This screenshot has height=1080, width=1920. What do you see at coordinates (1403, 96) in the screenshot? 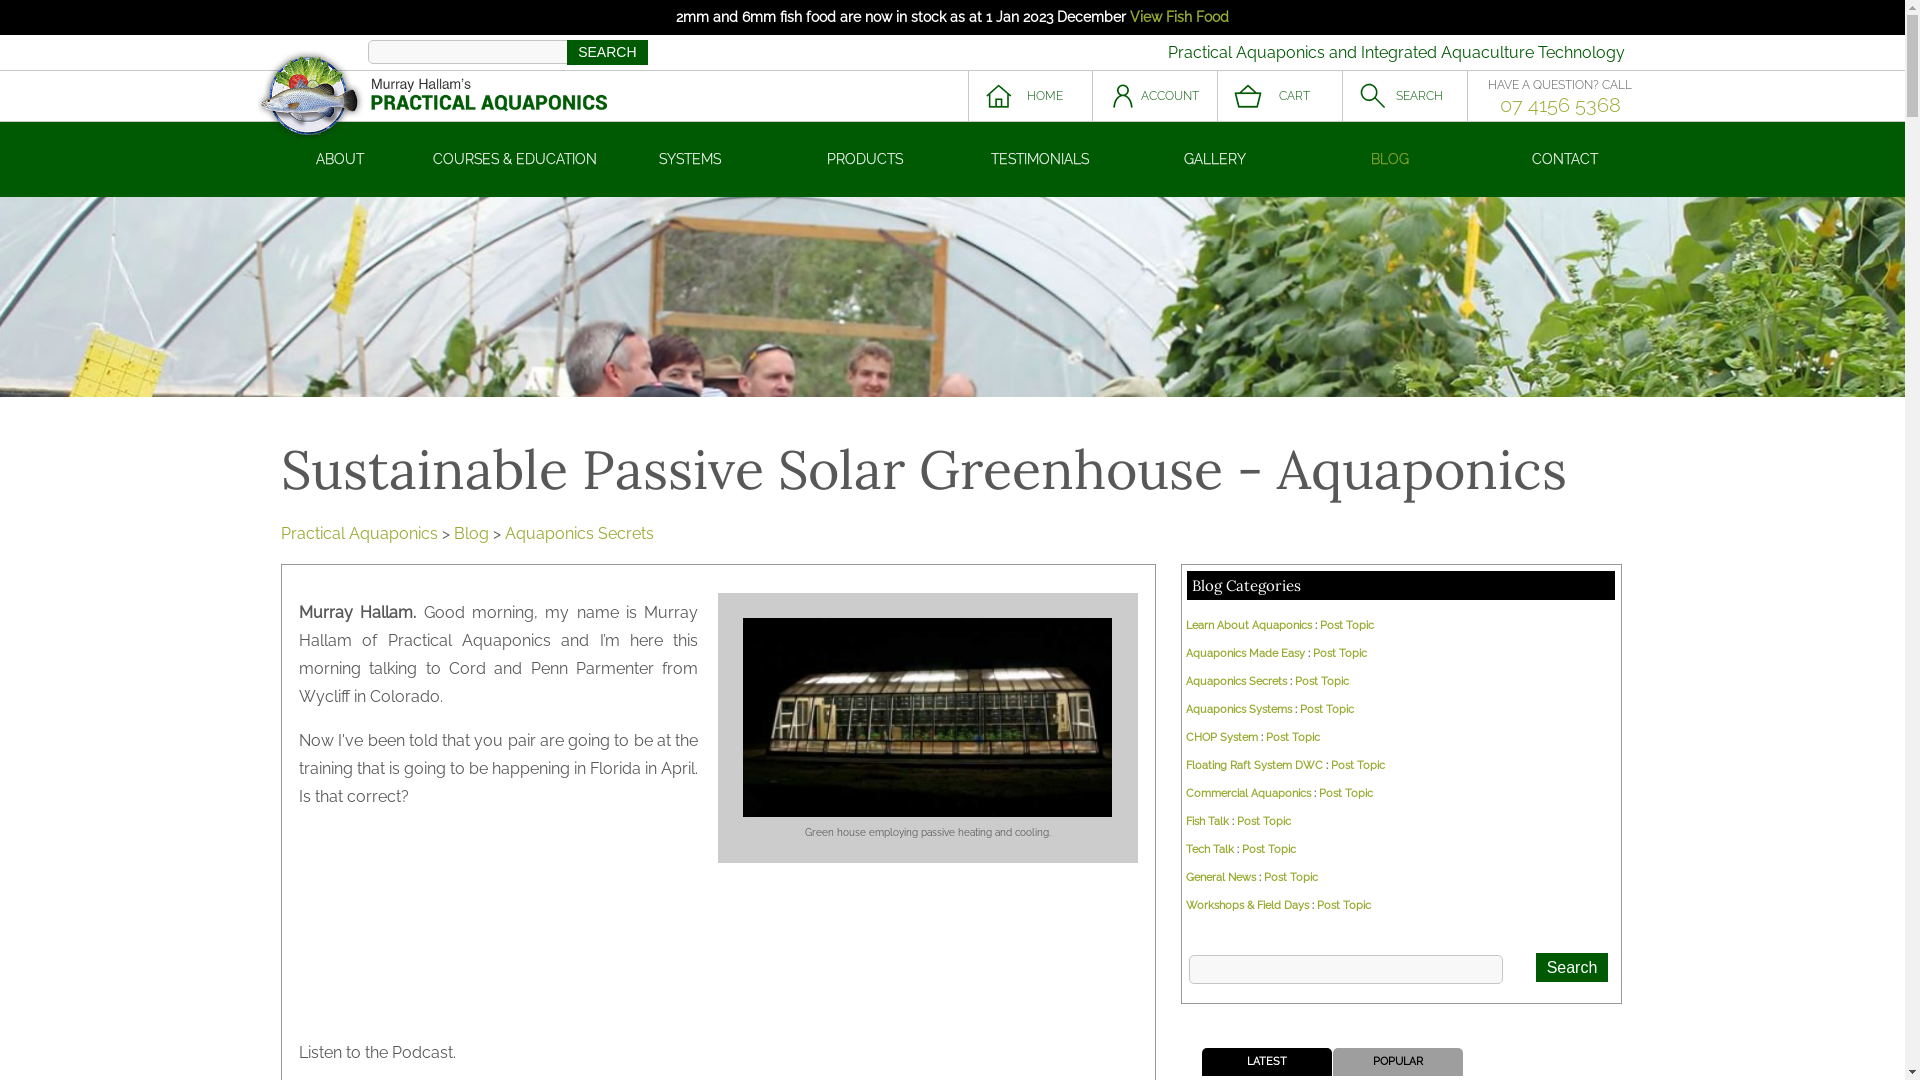
I see `'SEARCH'` at bounding box center [1403, 96].